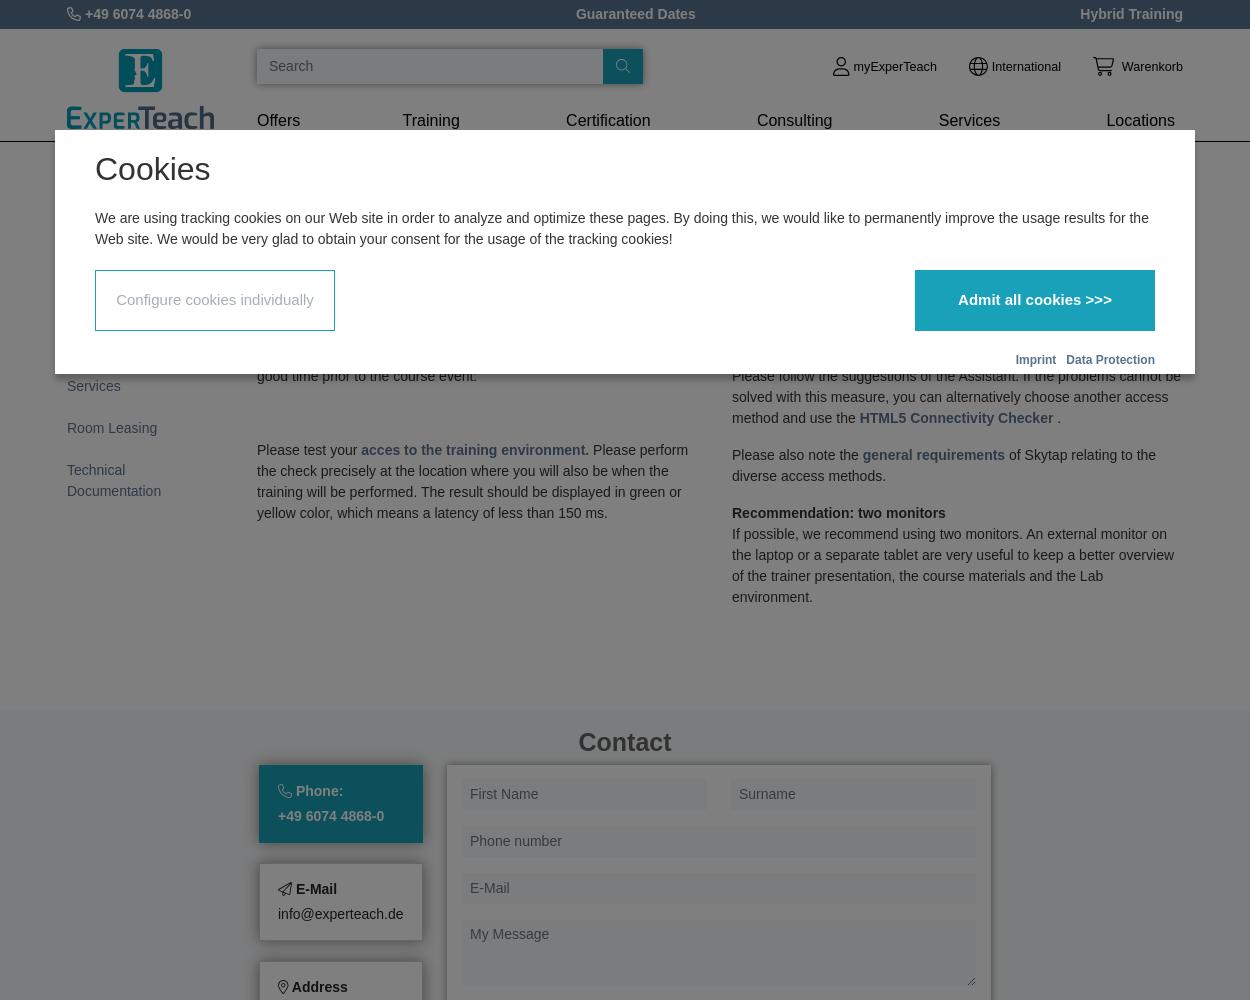 This screenshot has height=1000, width=1250. What do you see at coordinates (213, 299) in the screenshot?
I see `'Configure cookies individually'` at bounding box center [213, 299].